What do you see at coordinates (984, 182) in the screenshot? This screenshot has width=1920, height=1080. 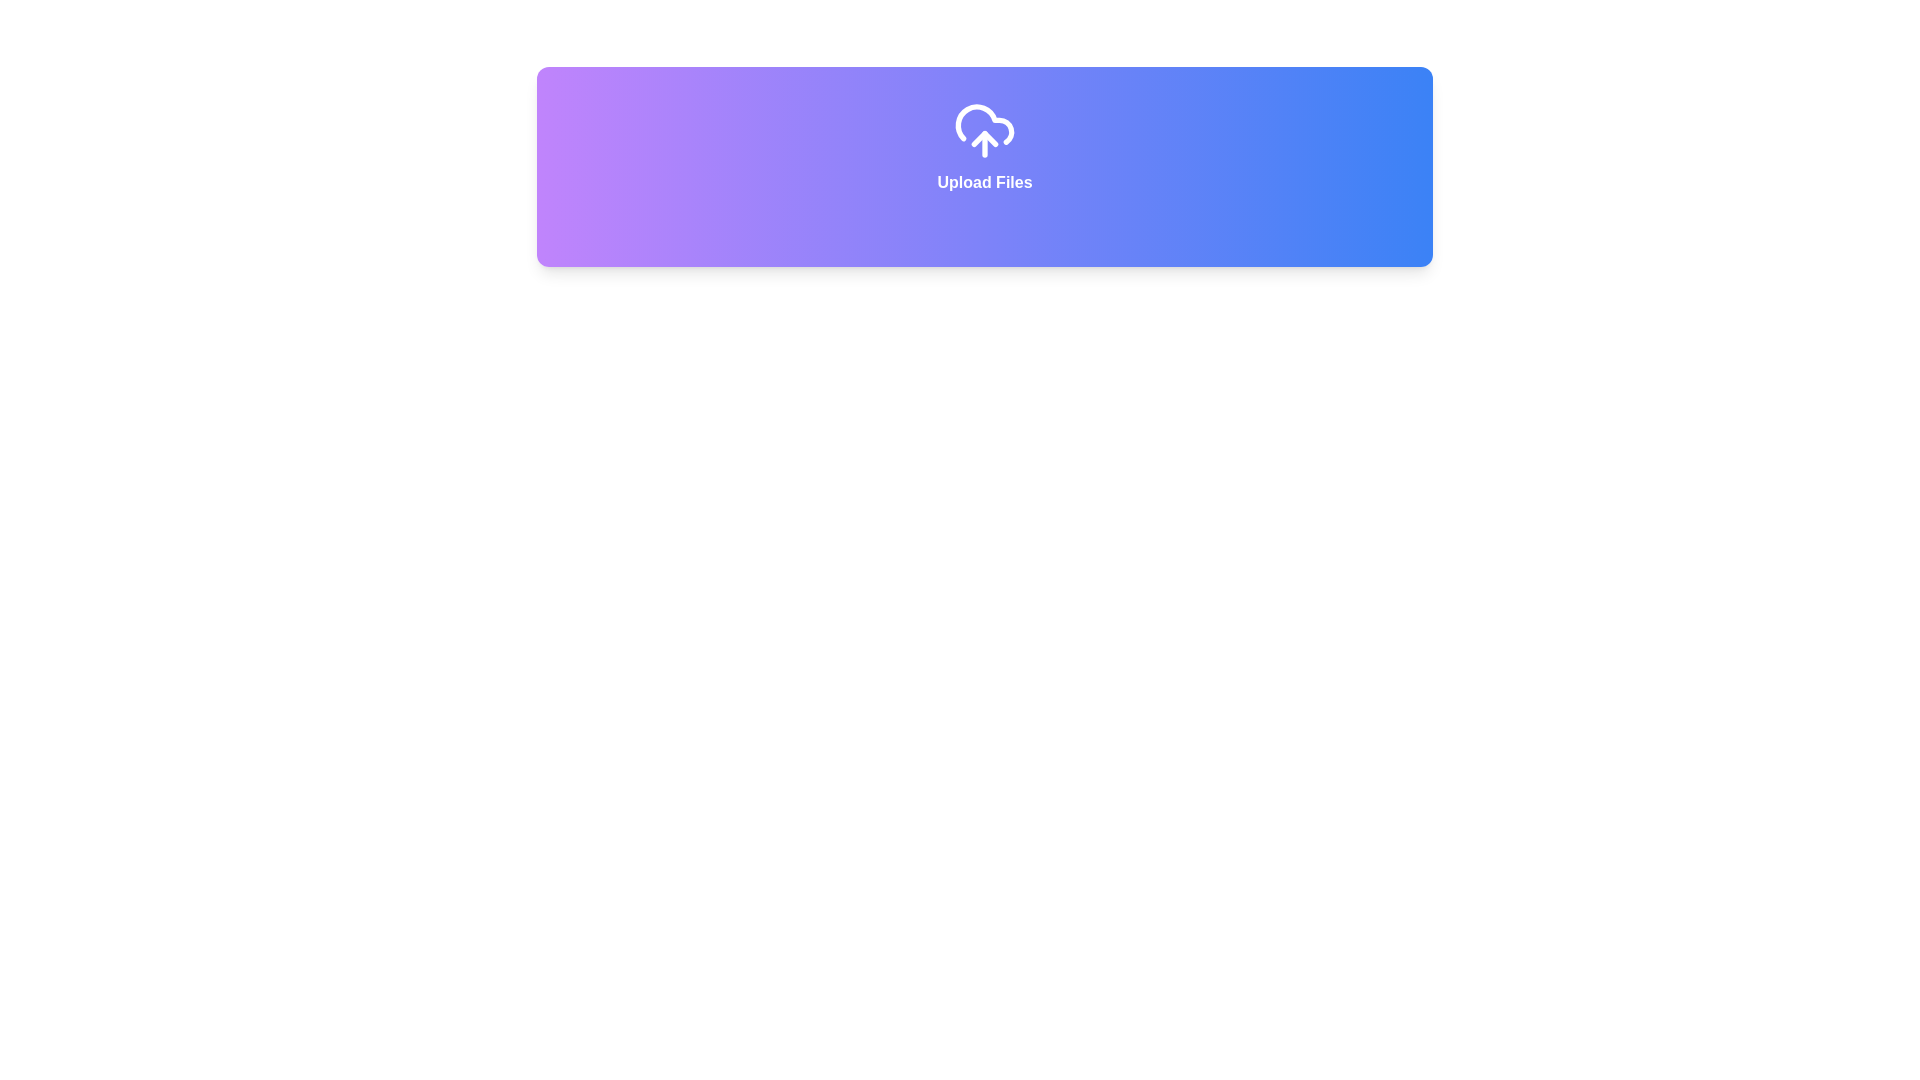 I see `the 'Upload Files' text label, which is displayed in bold font and located under a cloud upload icon within a gradient-colored rectangular area` at bounding box center [984, 182].